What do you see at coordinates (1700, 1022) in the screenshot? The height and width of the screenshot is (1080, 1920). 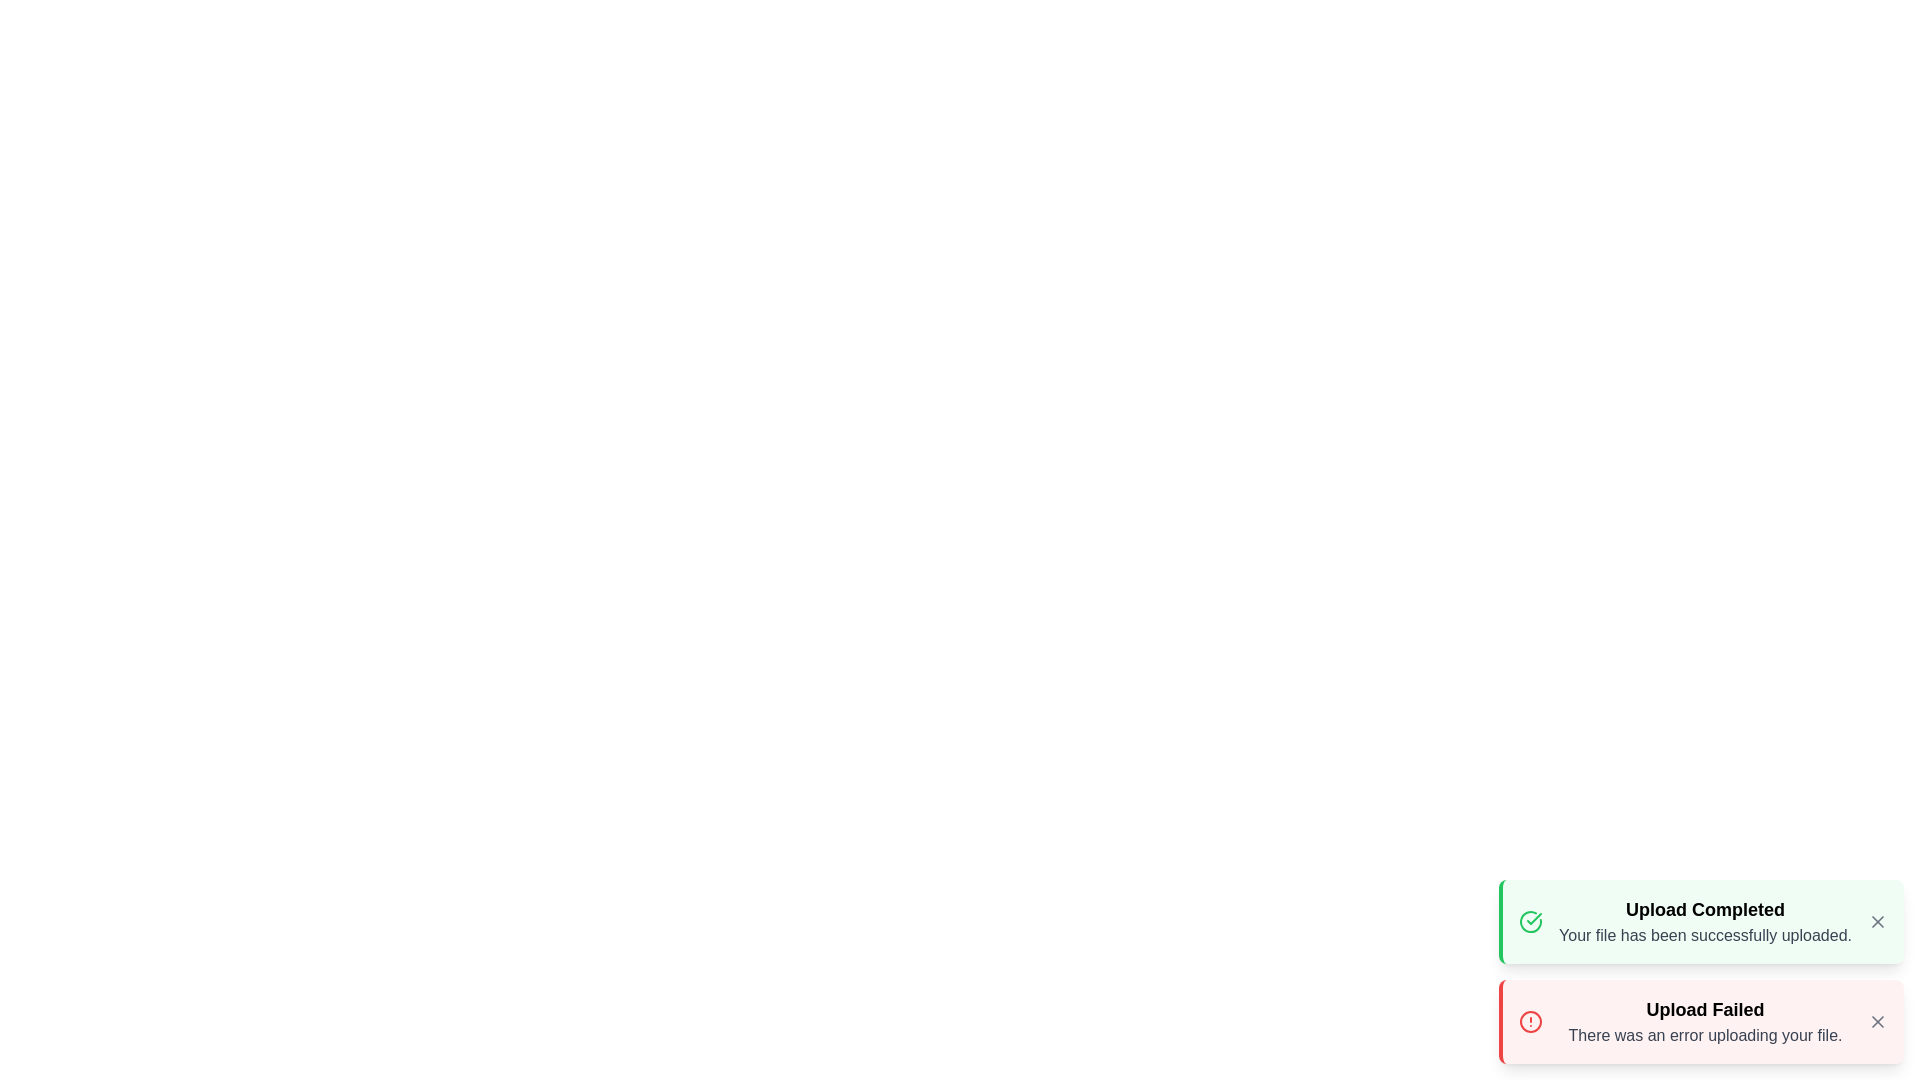 I see `the notification box displaying 'Upload Failed' to analyze its styling details` at bounding box center [1700, 1022].